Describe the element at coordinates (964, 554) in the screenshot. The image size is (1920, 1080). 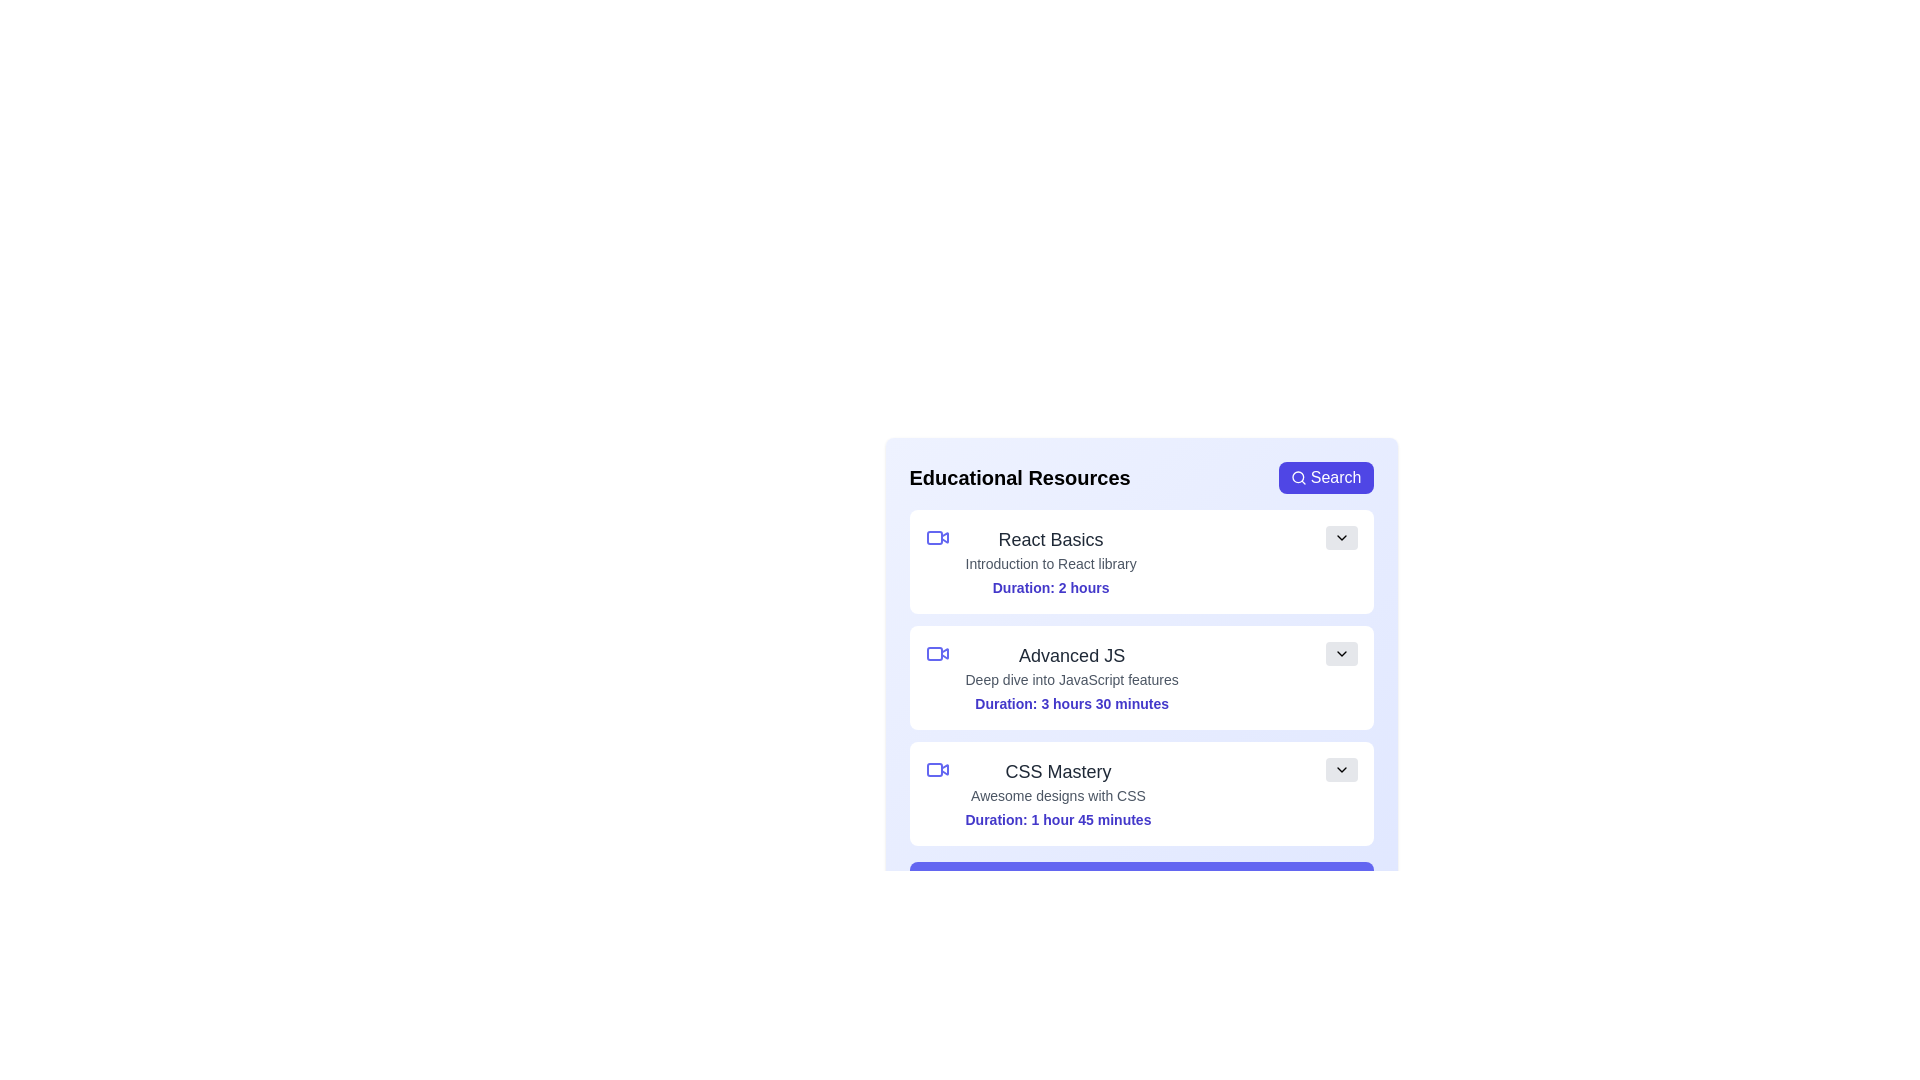
I see `the text 'Introduction to React library' in the description of the first resource` at that location.